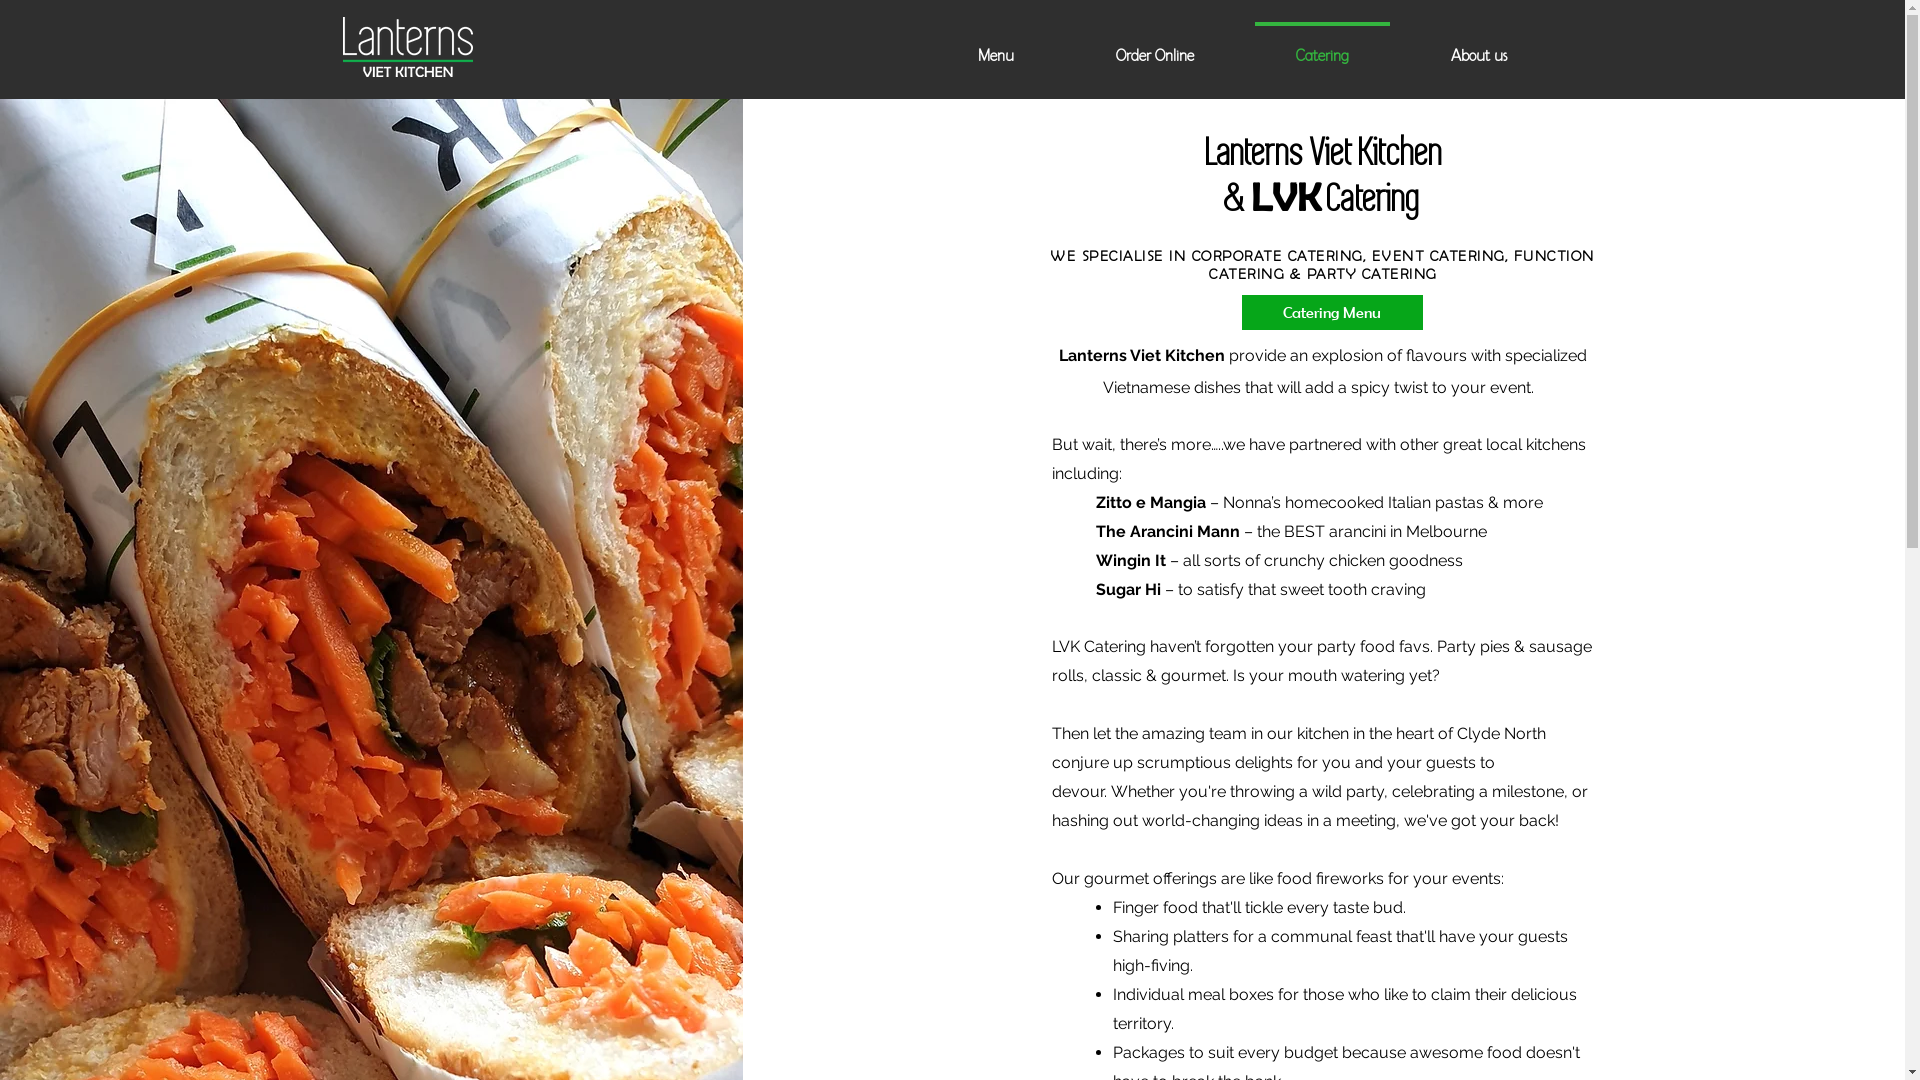  Describe the element at coordinates (1153, 45) in the screenshot. I see `'Order Online'` at that location.